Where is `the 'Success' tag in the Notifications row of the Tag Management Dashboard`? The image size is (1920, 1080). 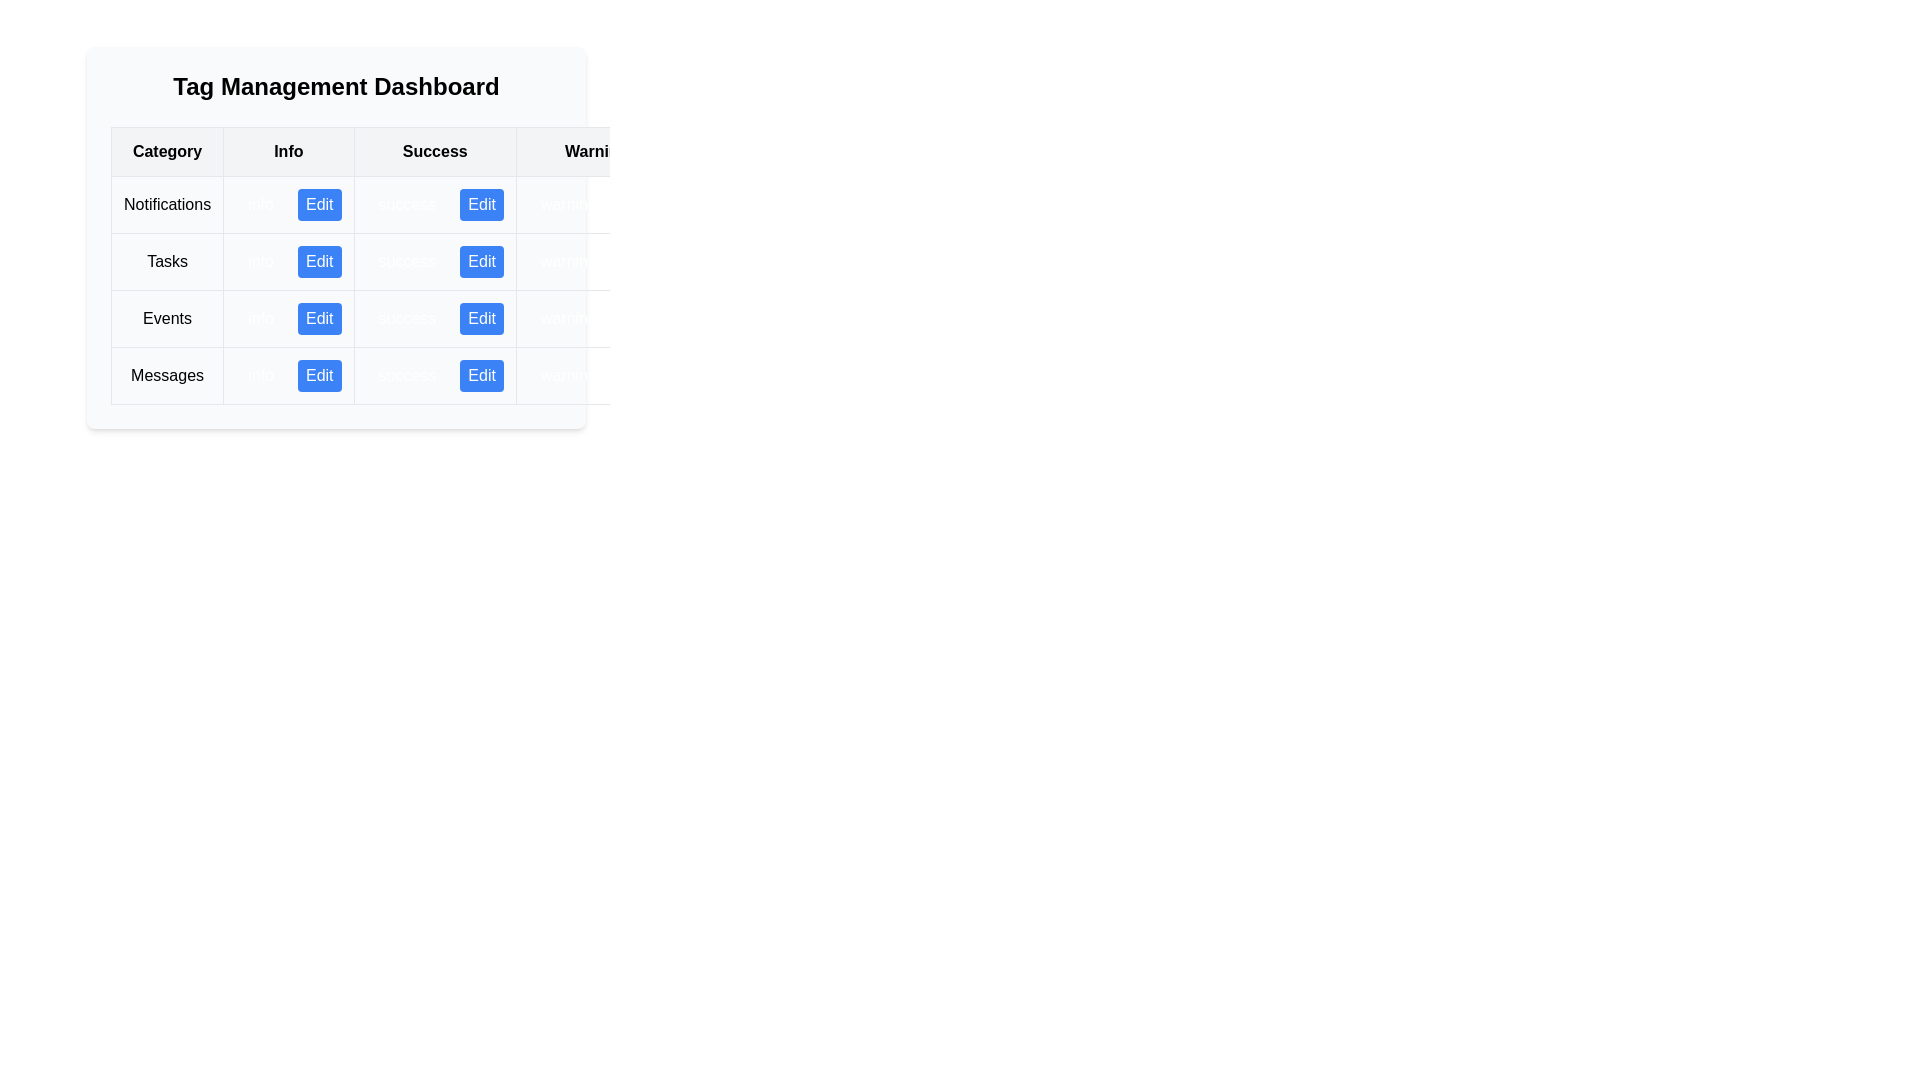 the 'Success' tag in the Notifications row of the Tag Management Dashboard is located at coordinates (434, 204).